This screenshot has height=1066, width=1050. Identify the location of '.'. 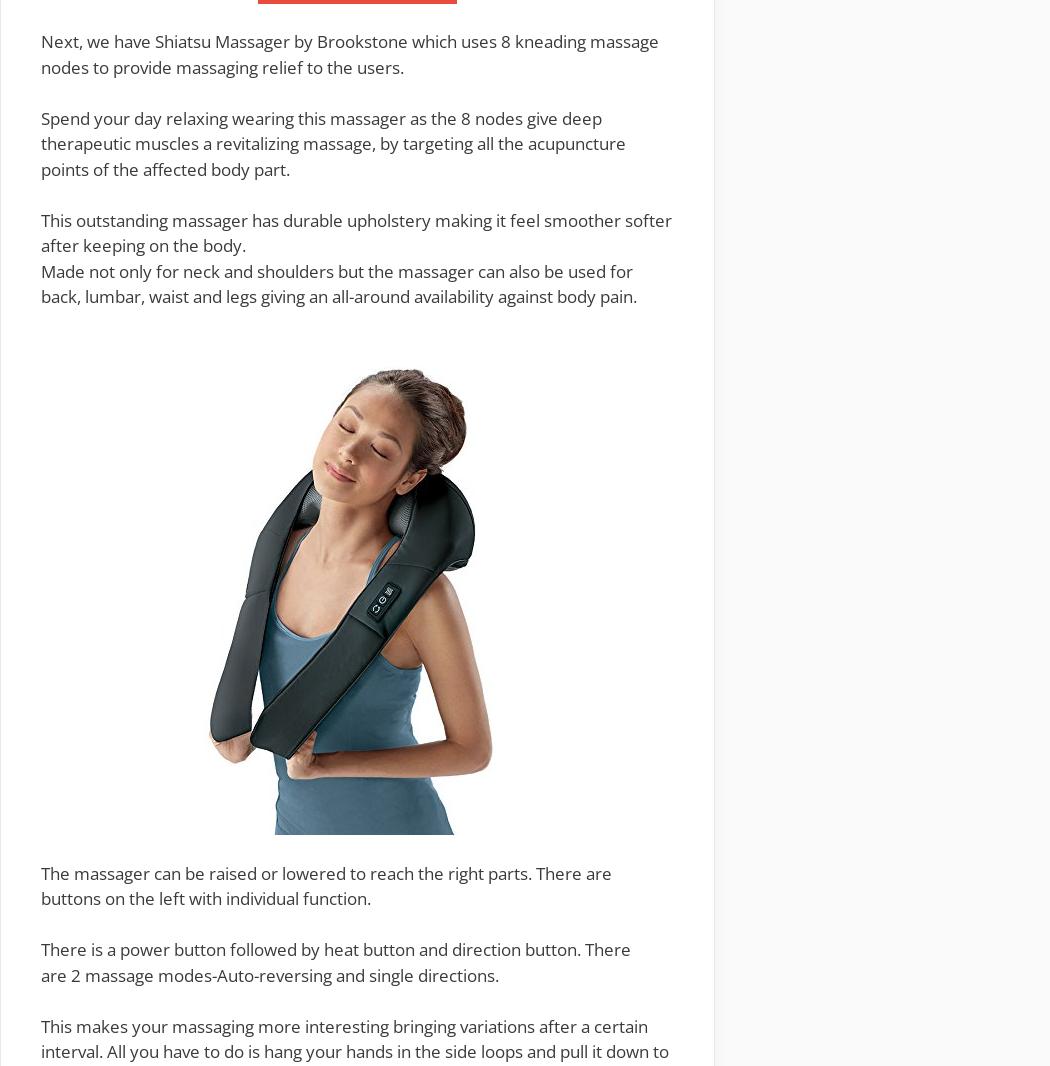
(495, 974).